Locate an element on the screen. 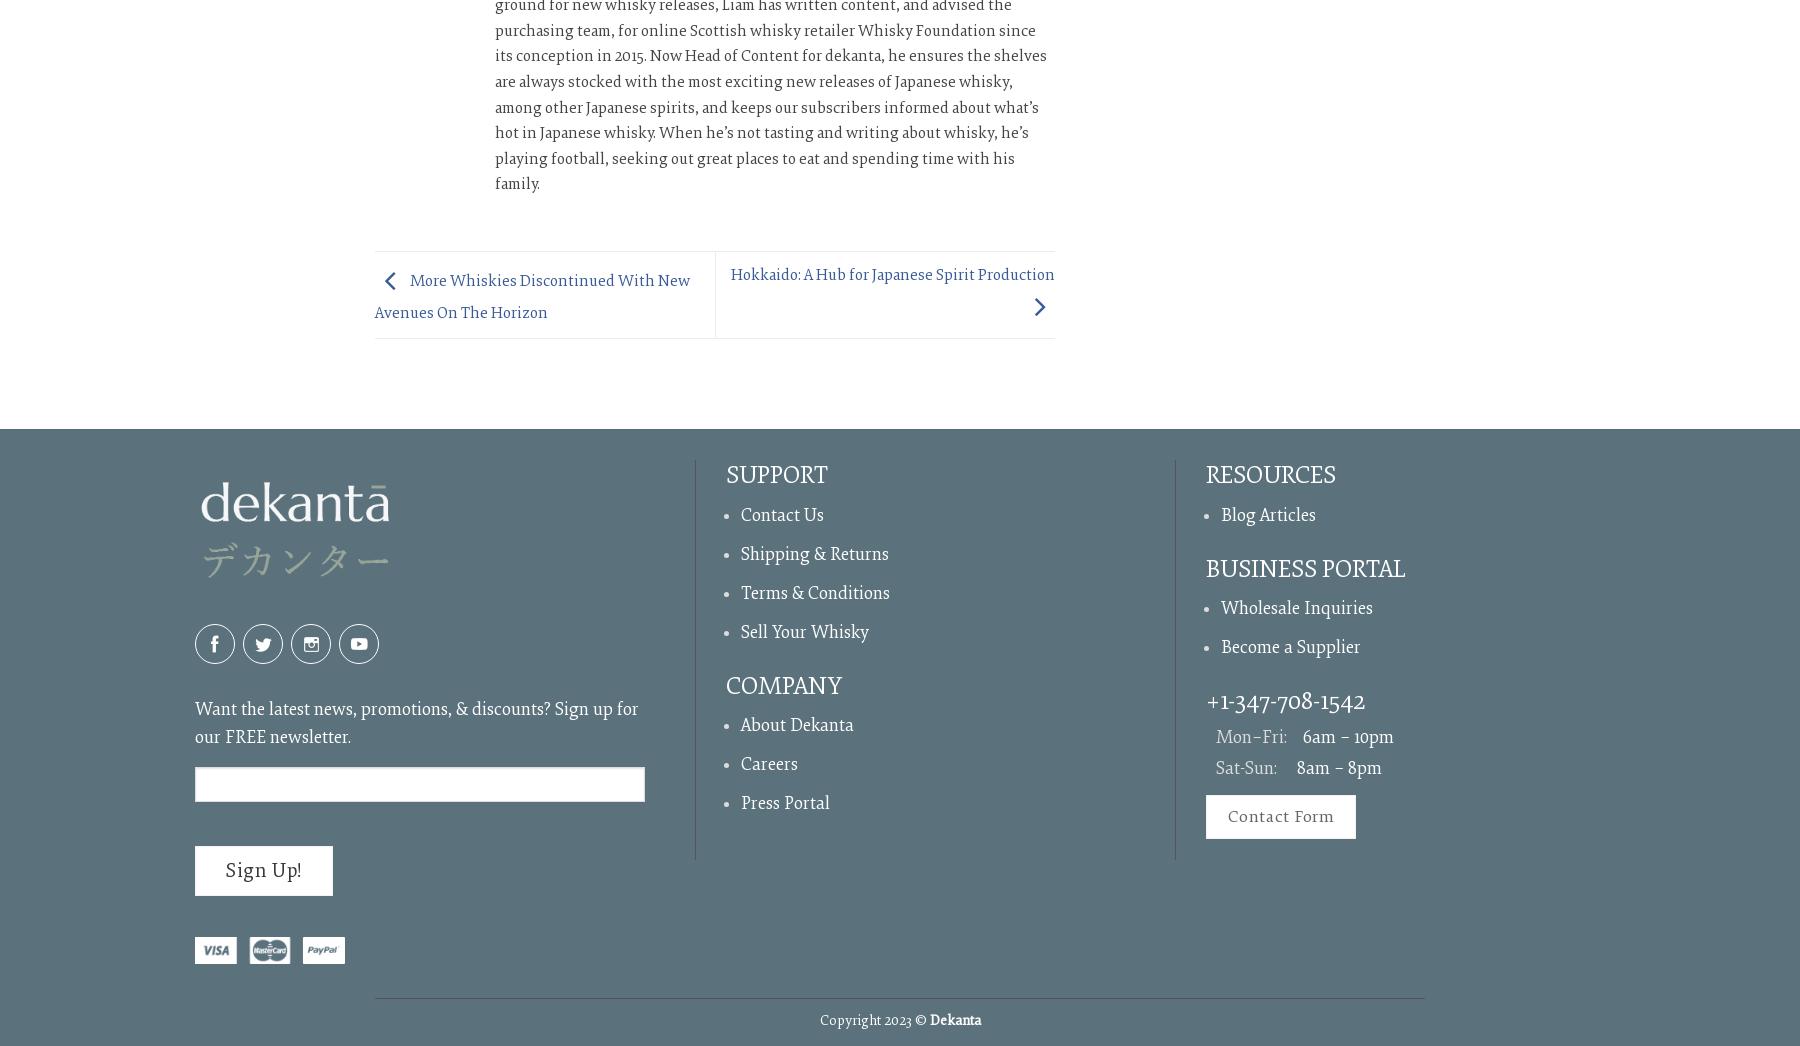 The height and width of the screenshot is (1046, 1800). 'Wholesale Inquiries' is located at coordinates (1296, 608).